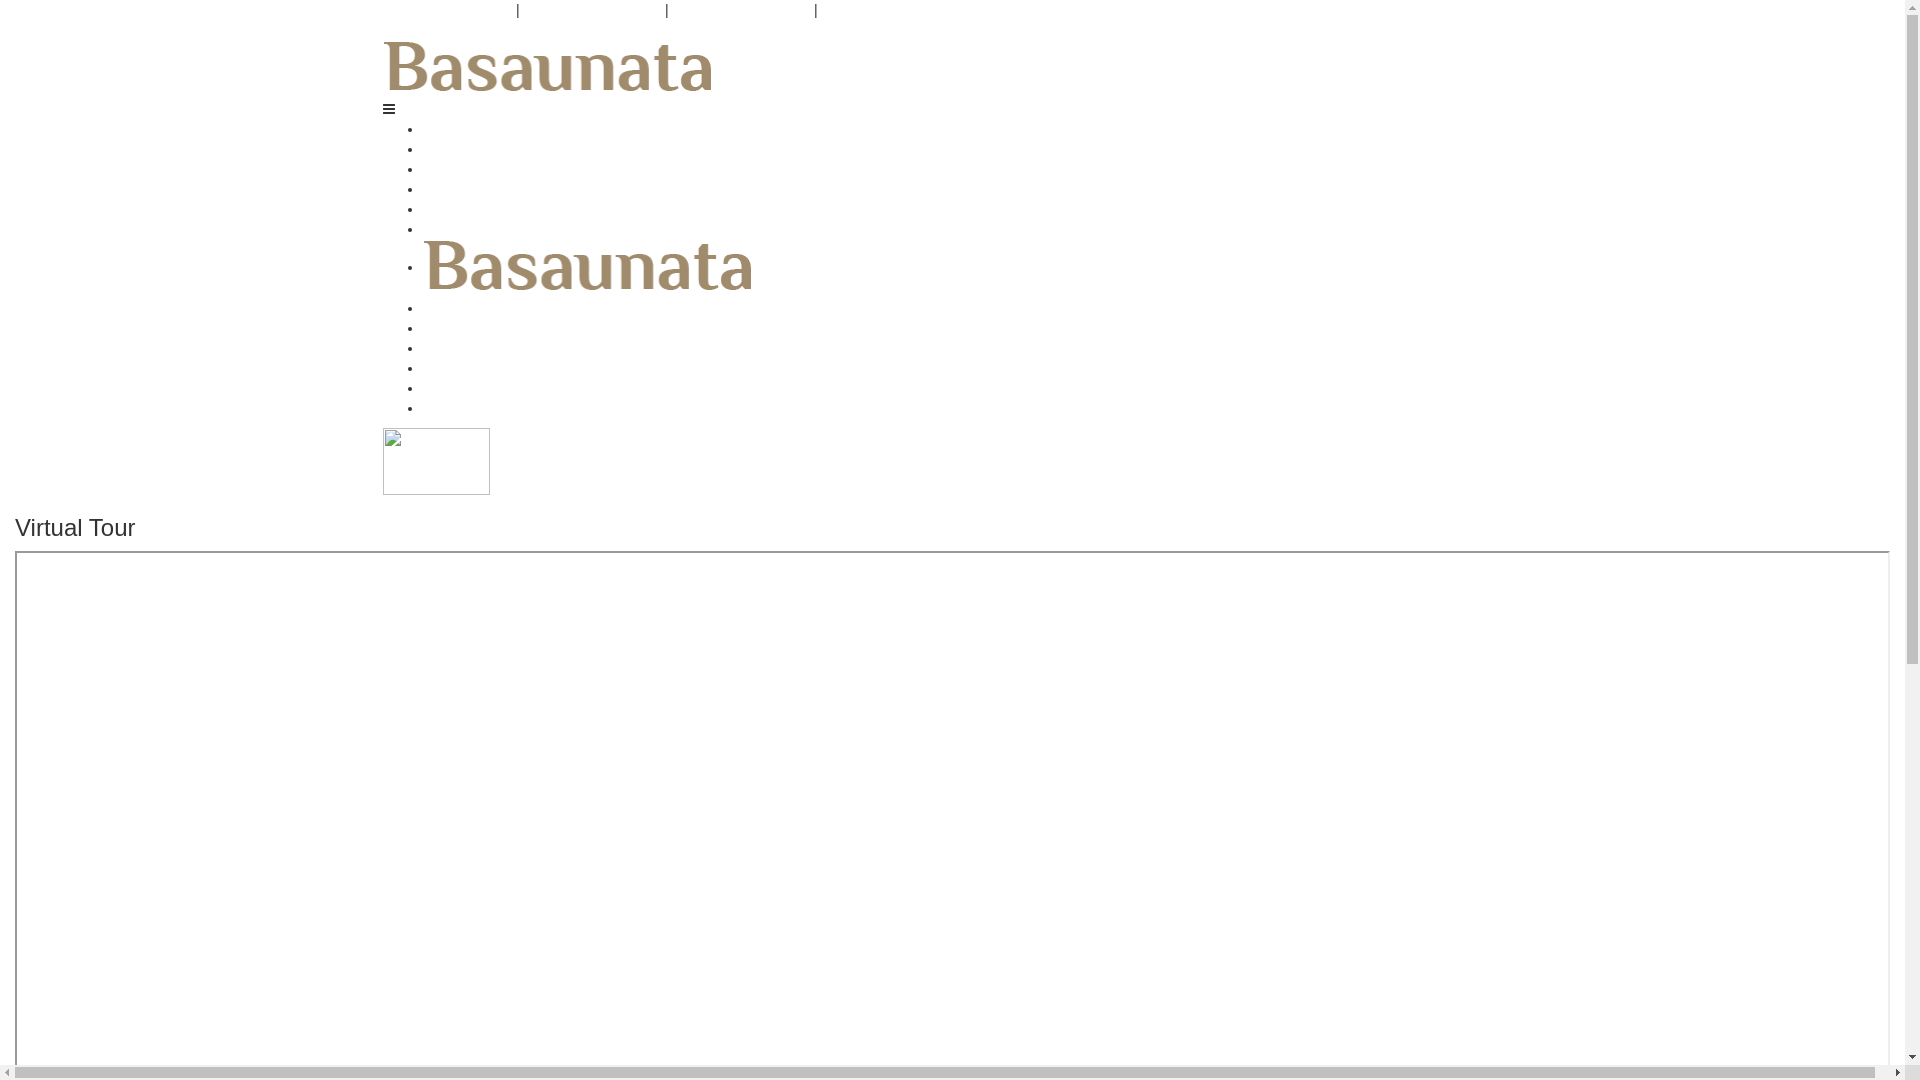  What do you see at coordinates (445, 407) in the screenshot?
I see `'Contact'` at bounding box center [445, 407].